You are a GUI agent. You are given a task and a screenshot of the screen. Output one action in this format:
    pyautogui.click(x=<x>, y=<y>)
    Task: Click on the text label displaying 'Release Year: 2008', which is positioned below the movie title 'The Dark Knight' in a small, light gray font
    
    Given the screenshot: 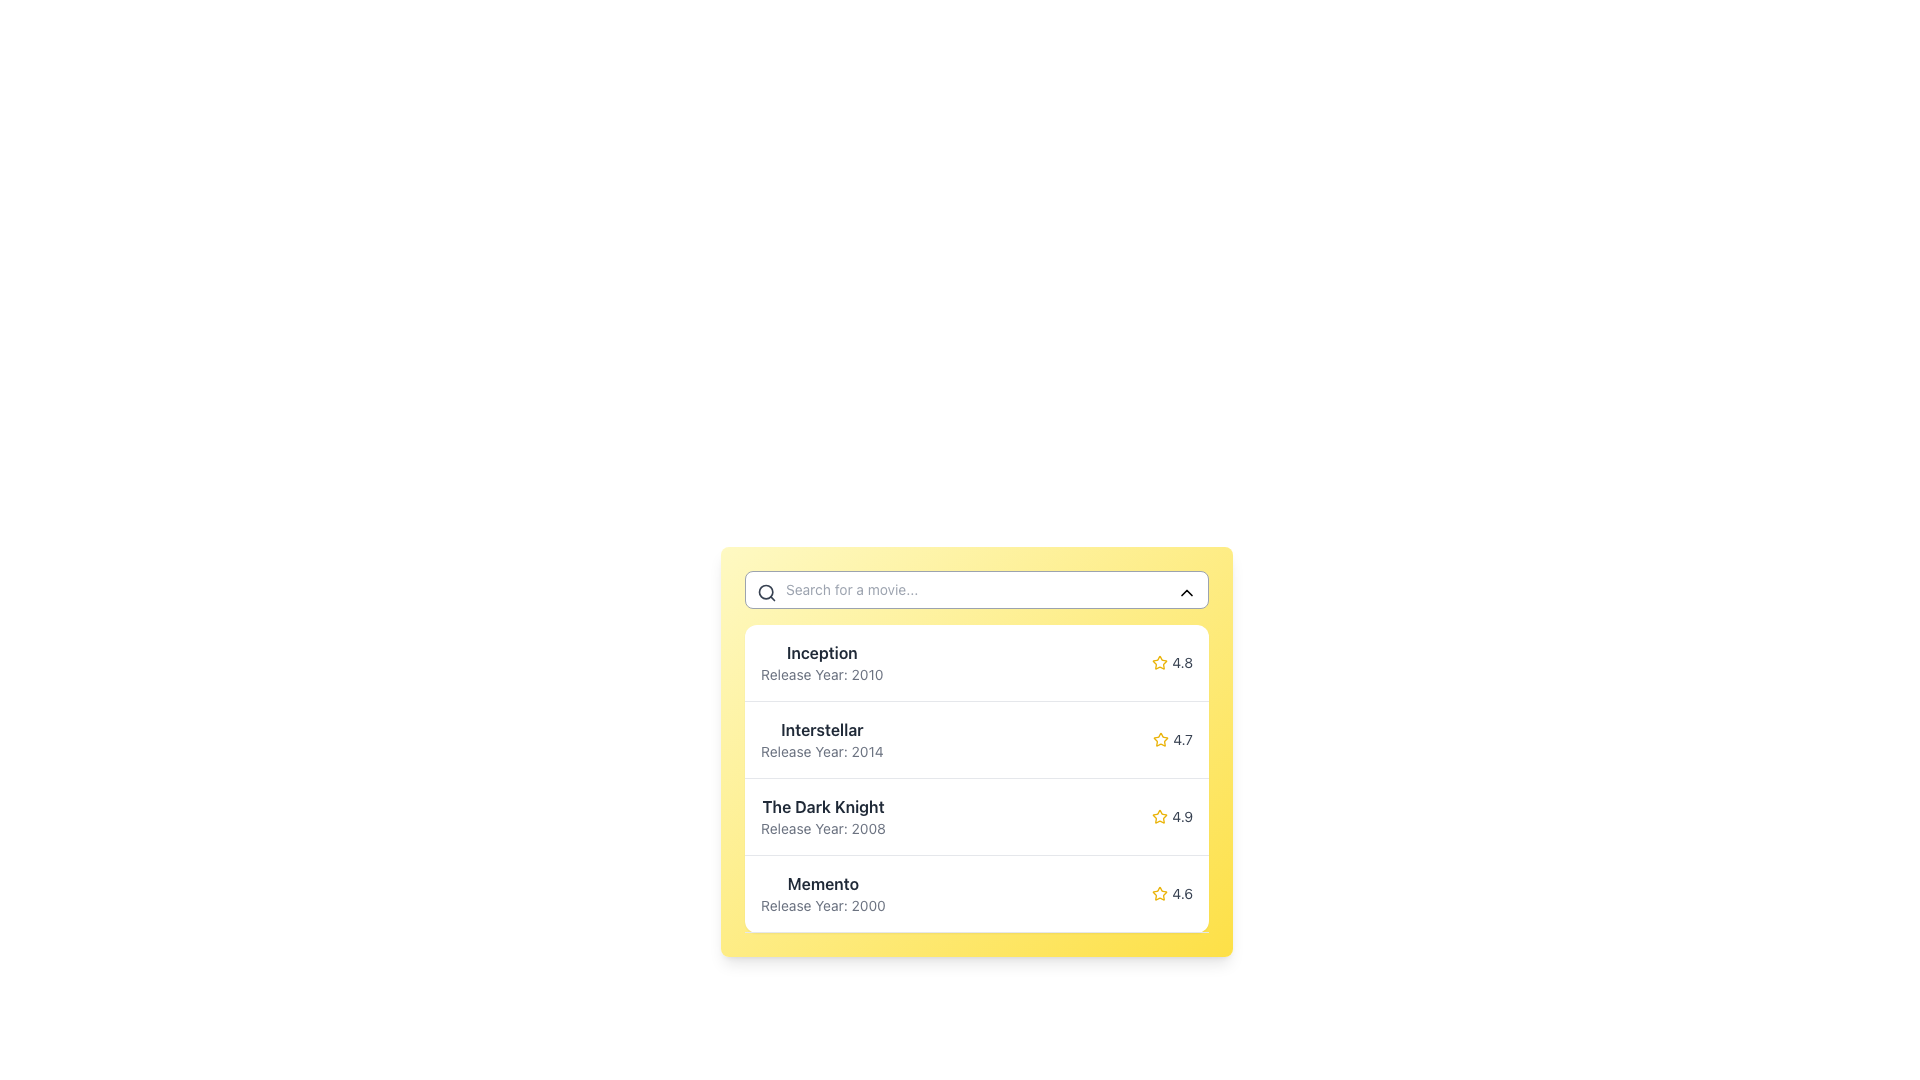 What is the action you would take?
    pyautogui.click(x=823, y=829)
    